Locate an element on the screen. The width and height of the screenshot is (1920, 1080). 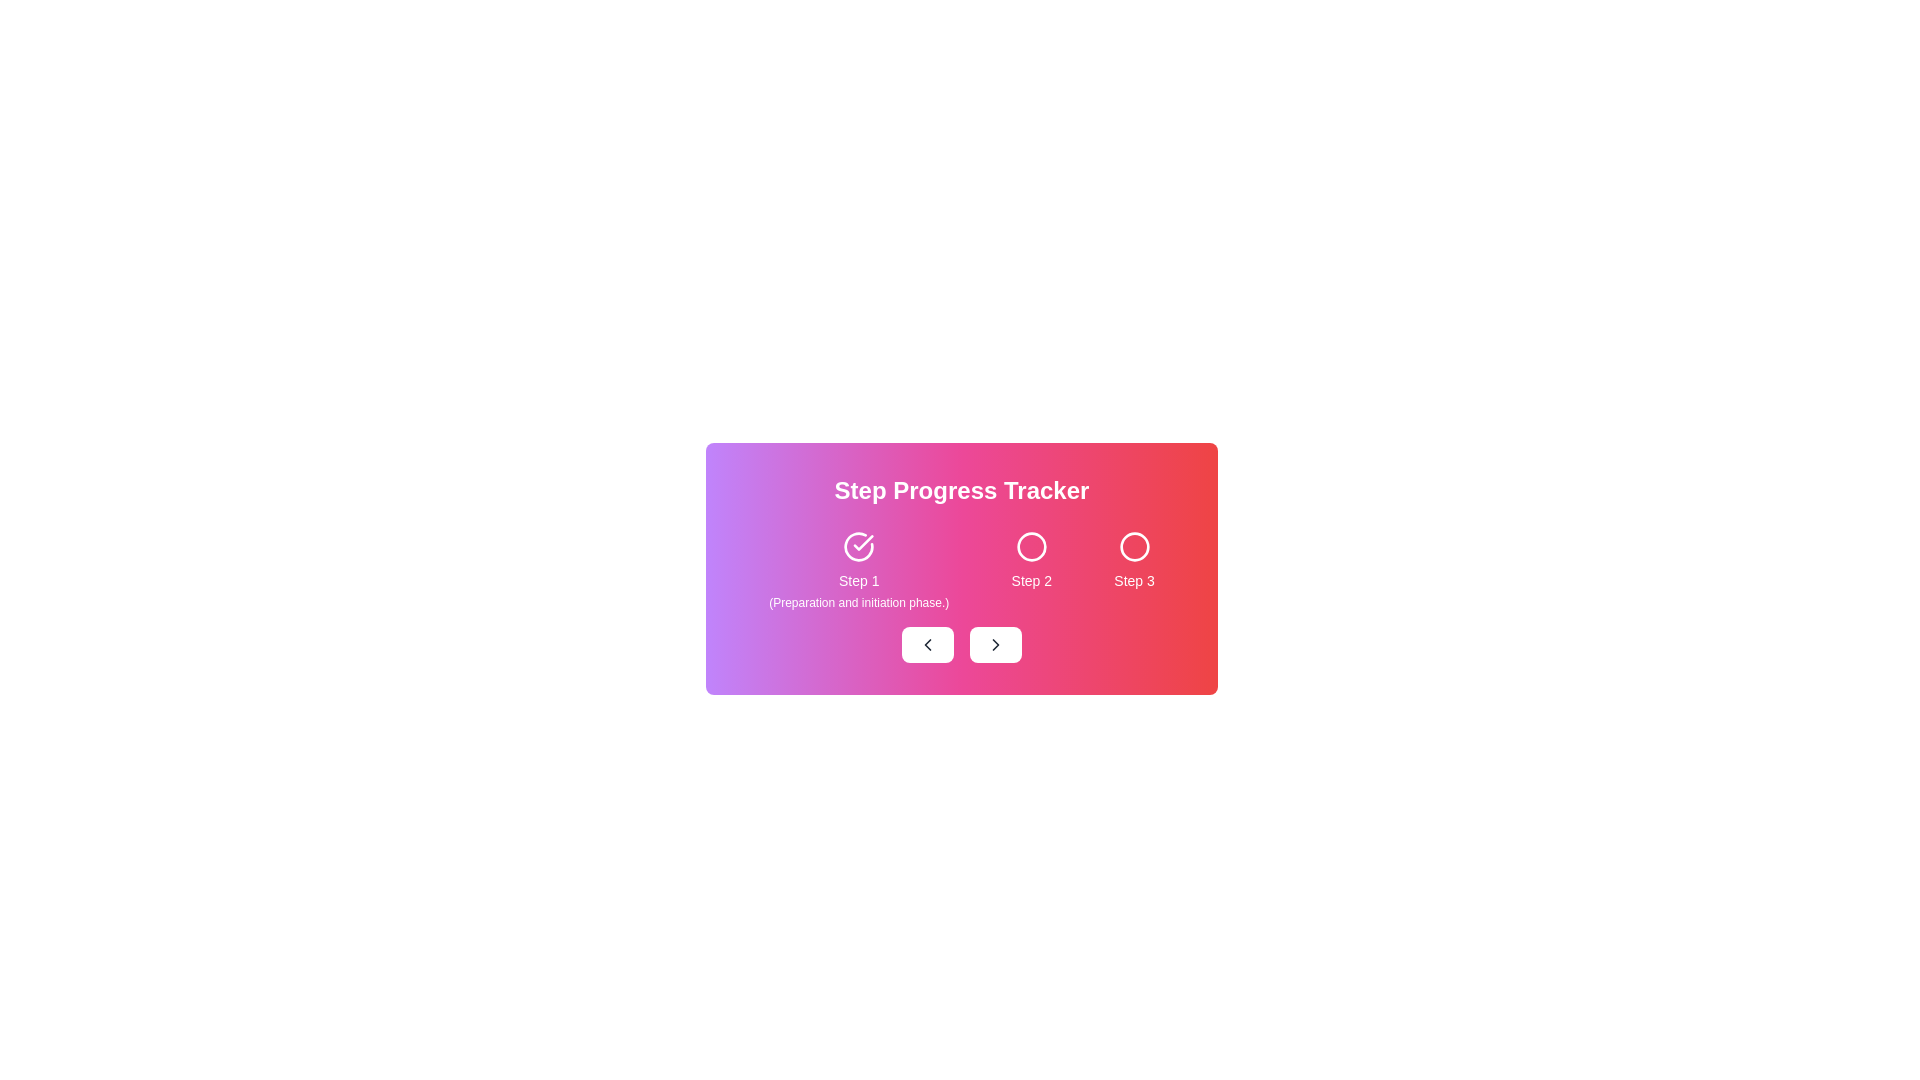
the circular segment of the checkmark design in the first step indicator of the step tracker interface is located at coordinates (859, 547).